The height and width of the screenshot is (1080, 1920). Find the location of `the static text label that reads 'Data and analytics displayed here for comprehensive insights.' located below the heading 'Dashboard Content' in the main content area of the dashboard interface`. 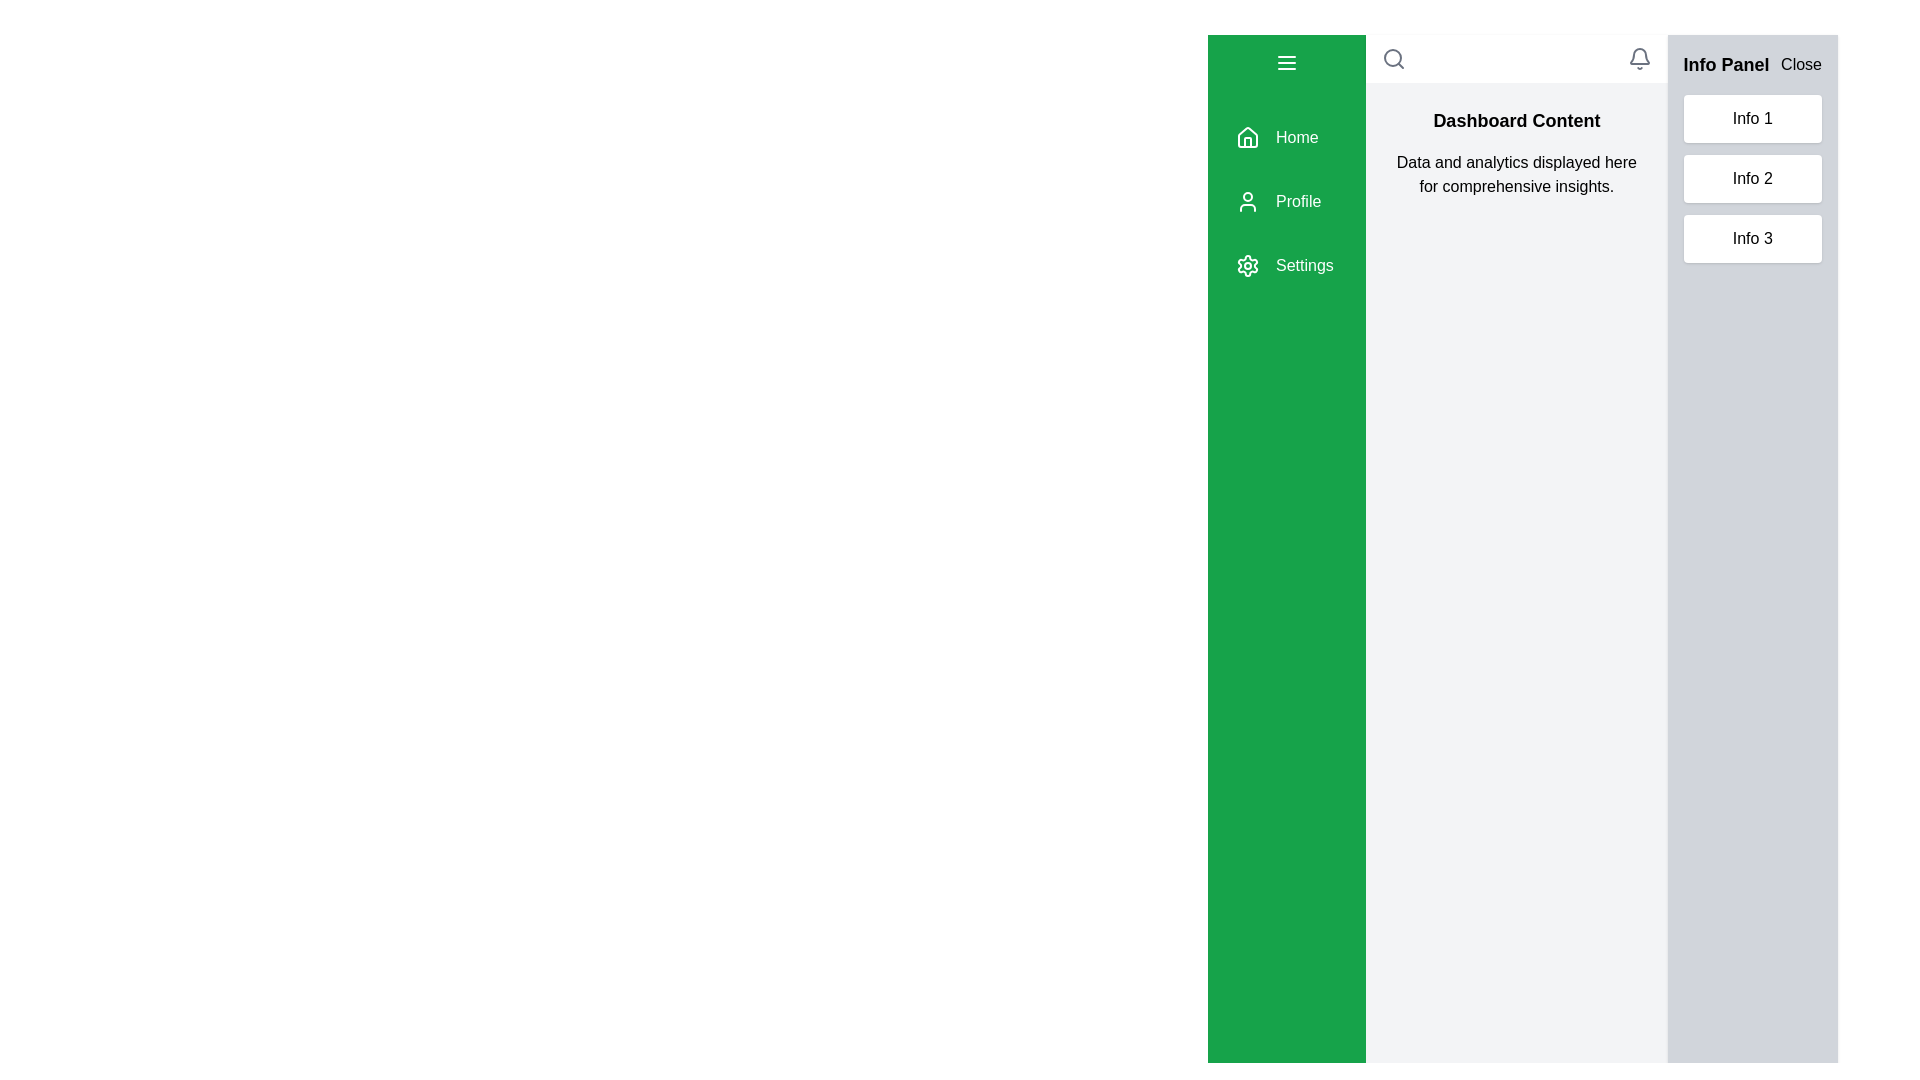

the static text label that reads 'Data and analytics displayed here for comprehensive insights.' located below the heading 'Dashboard Content' in the main content area of the dashboard interface is located at coordinates (1516, 173).